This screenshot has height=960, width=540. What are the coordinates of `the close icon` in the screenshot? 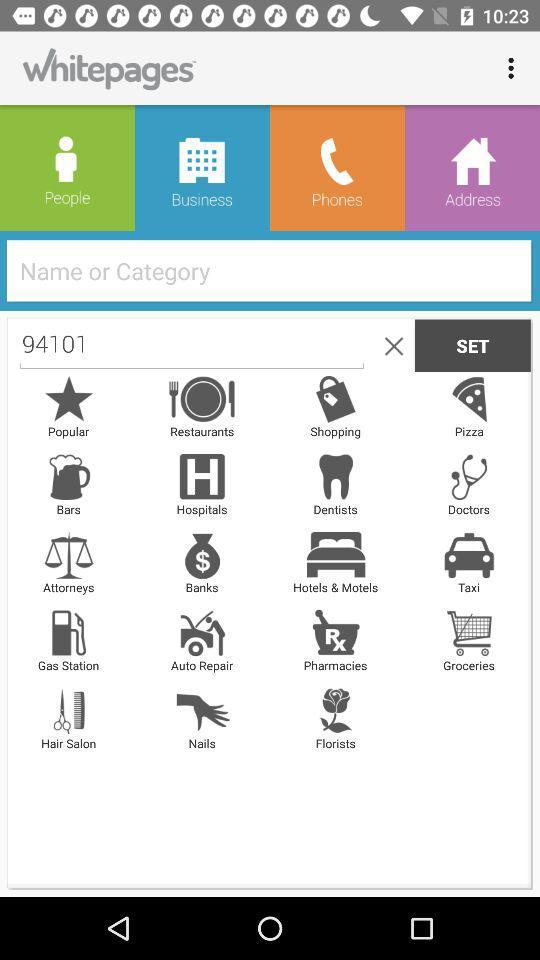 It's located at (390, 345).